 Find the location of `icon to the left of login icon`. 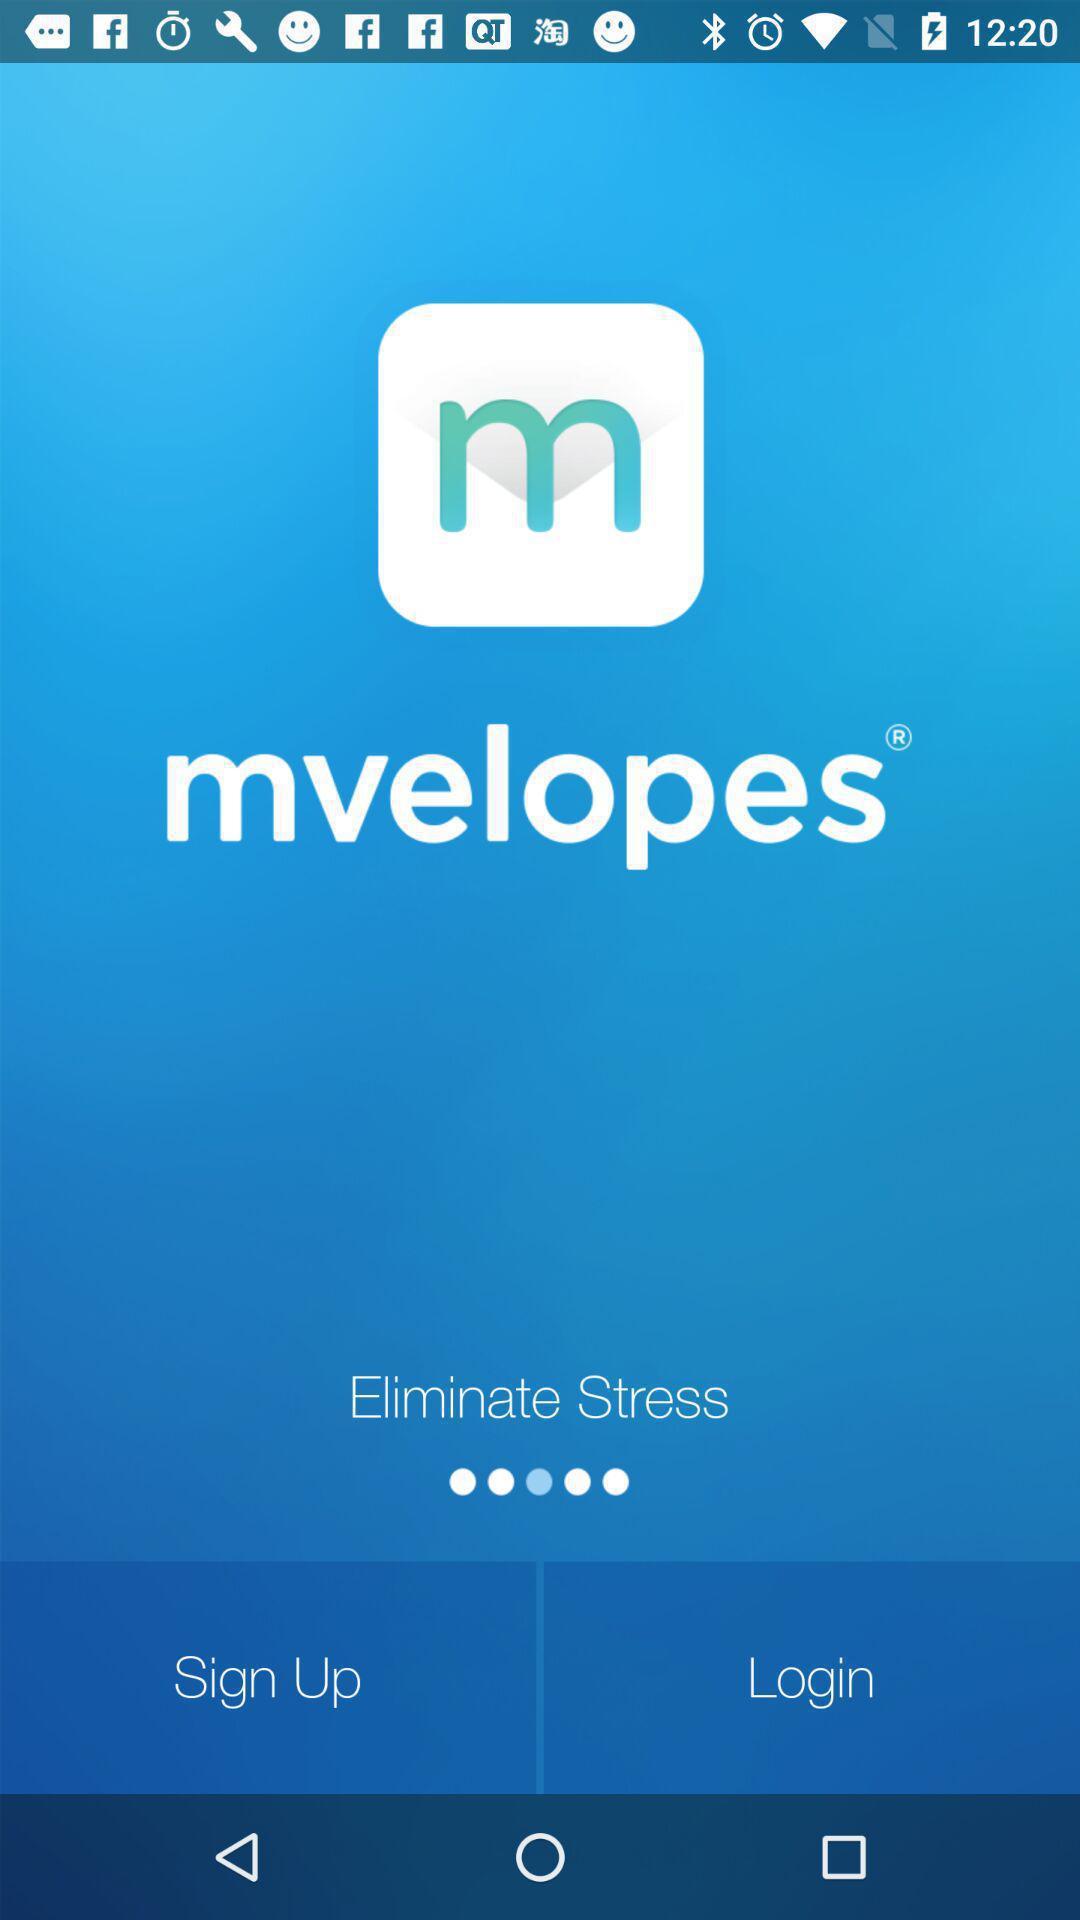

icon to the left of login icon is located at coordinates (267, 1677).